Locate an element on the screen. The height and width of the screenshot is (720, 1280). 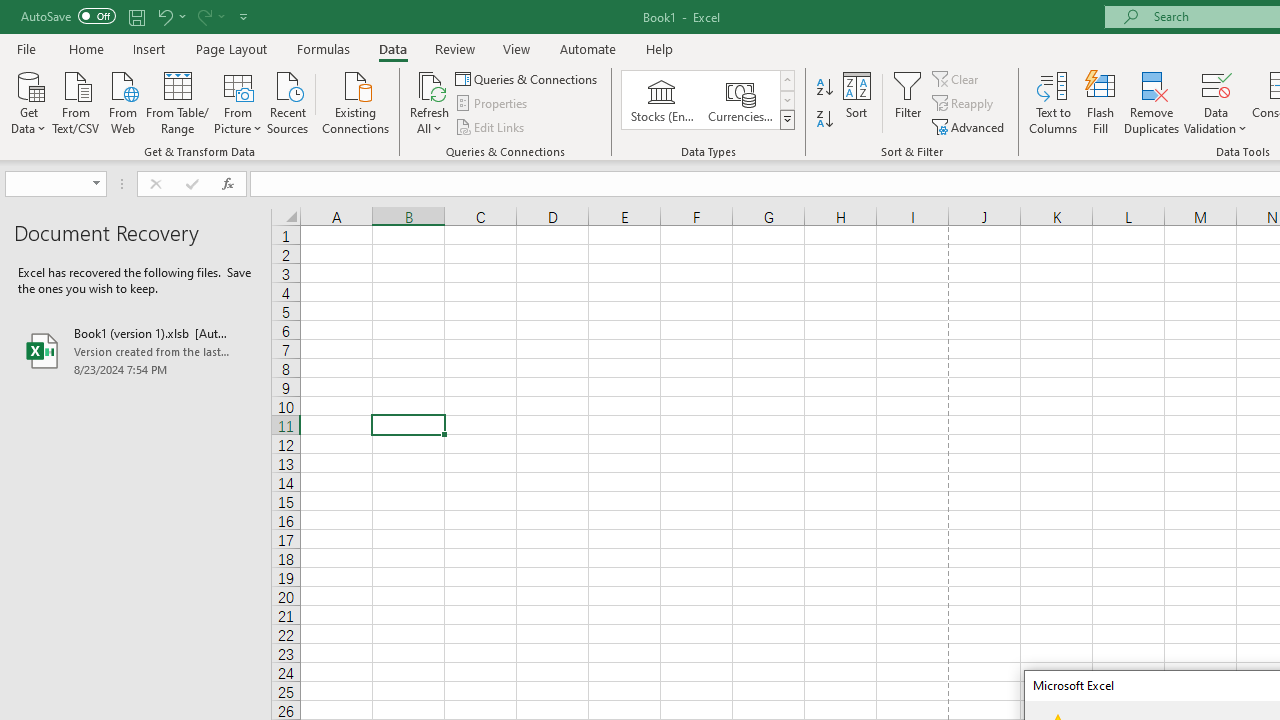
'Existing Connections' is located at coordinates (355, 101).